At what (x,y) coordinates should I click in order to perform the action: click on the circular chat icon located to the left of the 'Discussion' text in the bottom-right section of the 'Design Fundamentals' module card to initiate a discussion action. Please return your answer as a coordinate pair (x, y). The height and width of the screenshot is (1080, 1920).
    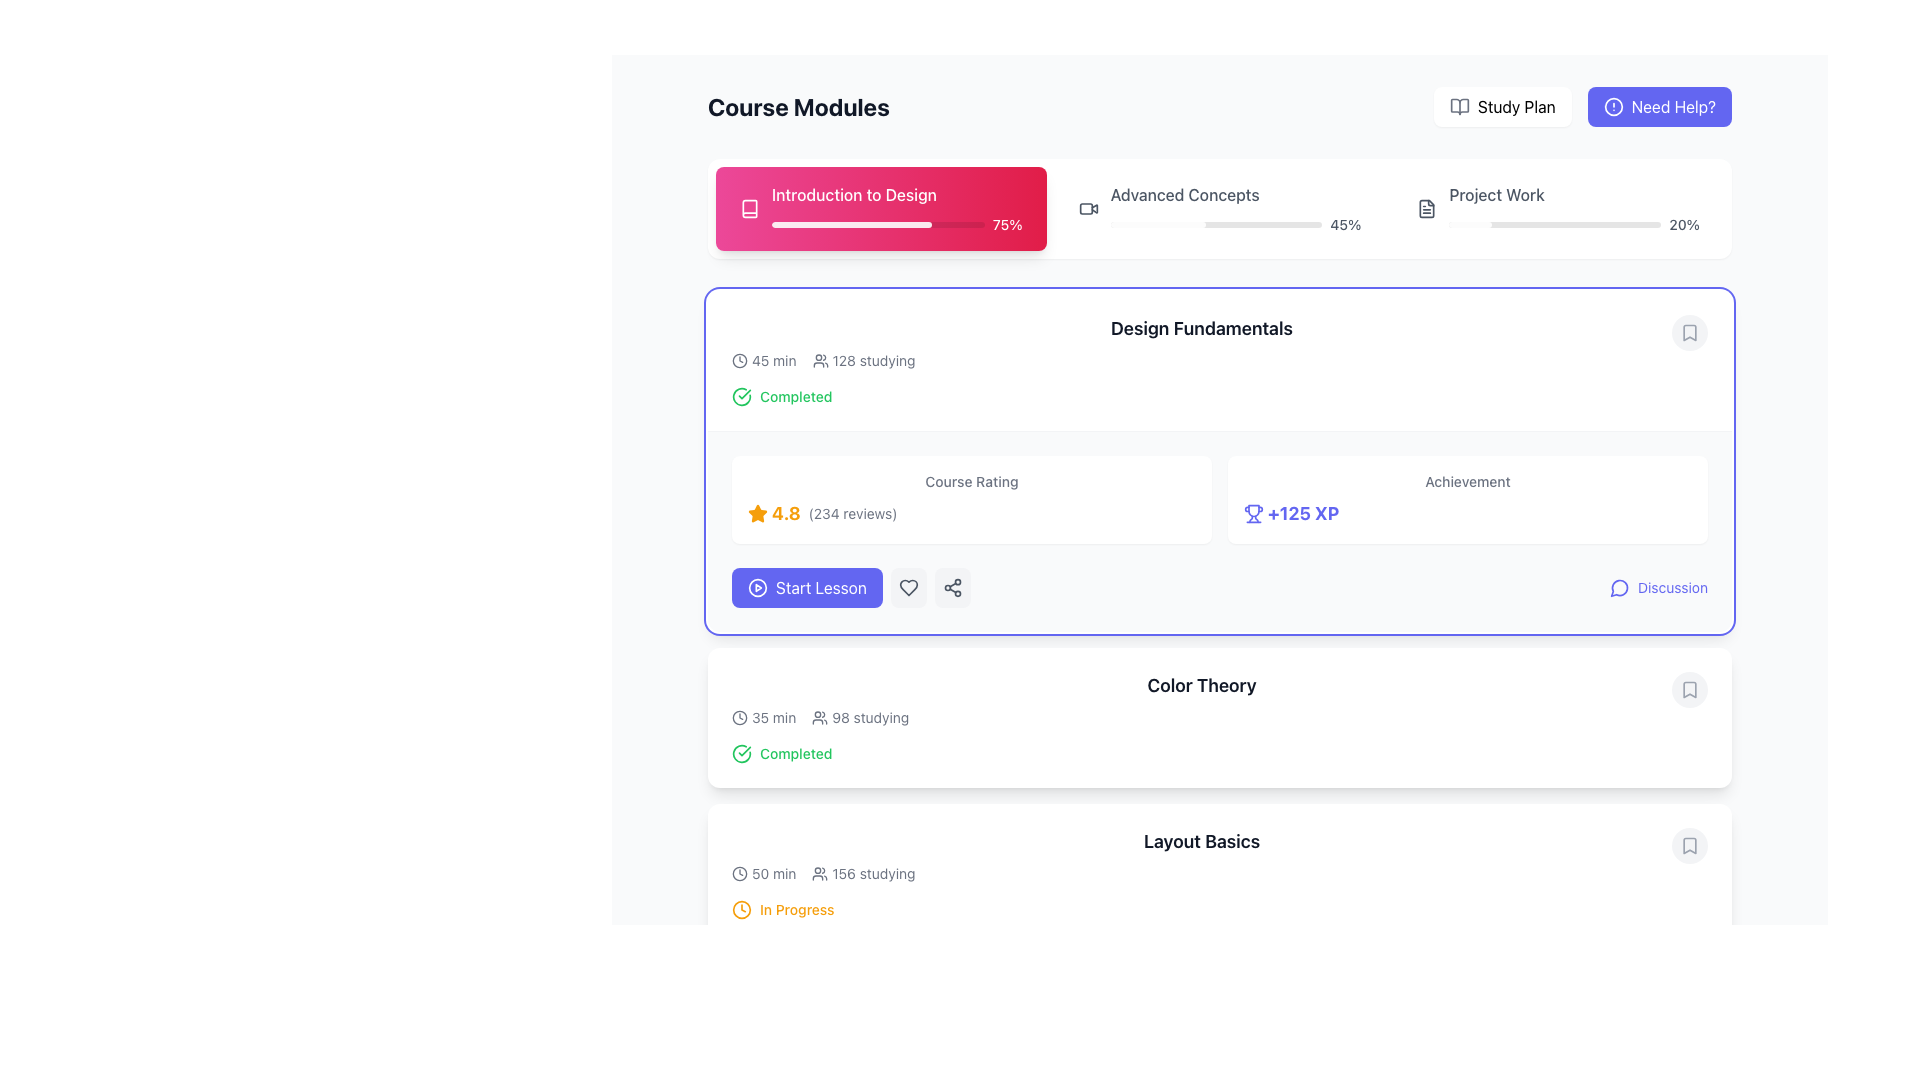
    Looking at the image, I should click on (1620, 586).